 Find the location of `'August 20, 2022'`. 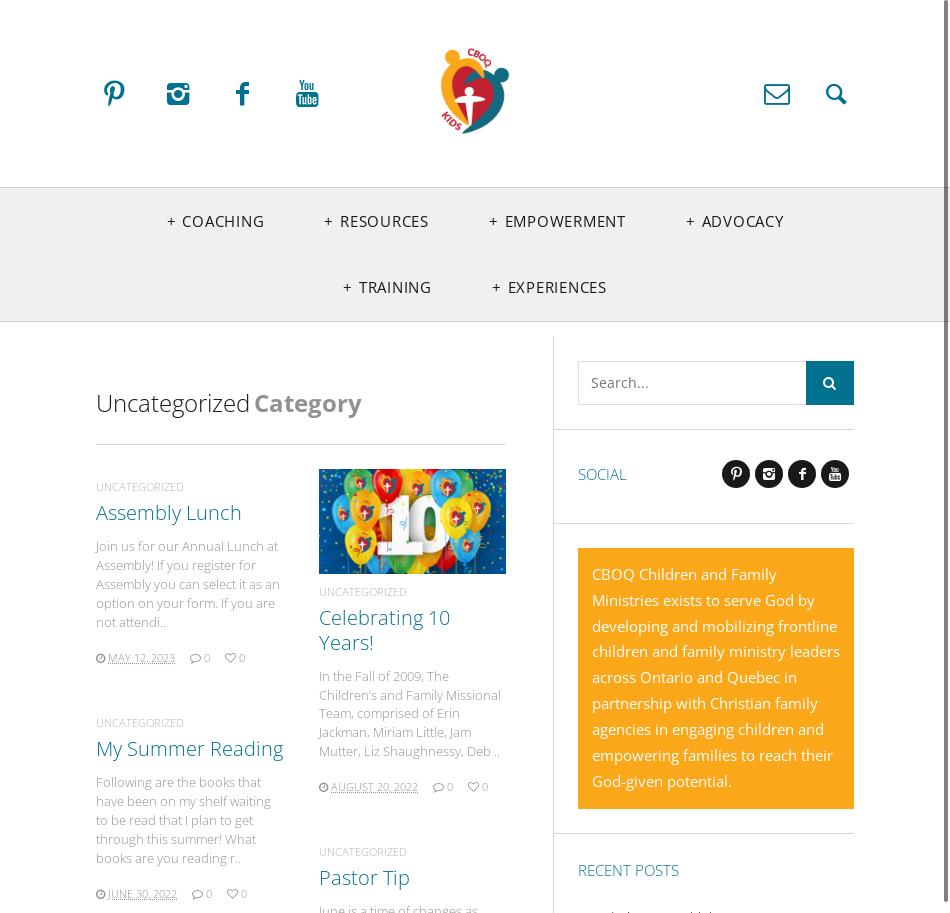

'August 20, 2022' is located at coordinates (329, 785).